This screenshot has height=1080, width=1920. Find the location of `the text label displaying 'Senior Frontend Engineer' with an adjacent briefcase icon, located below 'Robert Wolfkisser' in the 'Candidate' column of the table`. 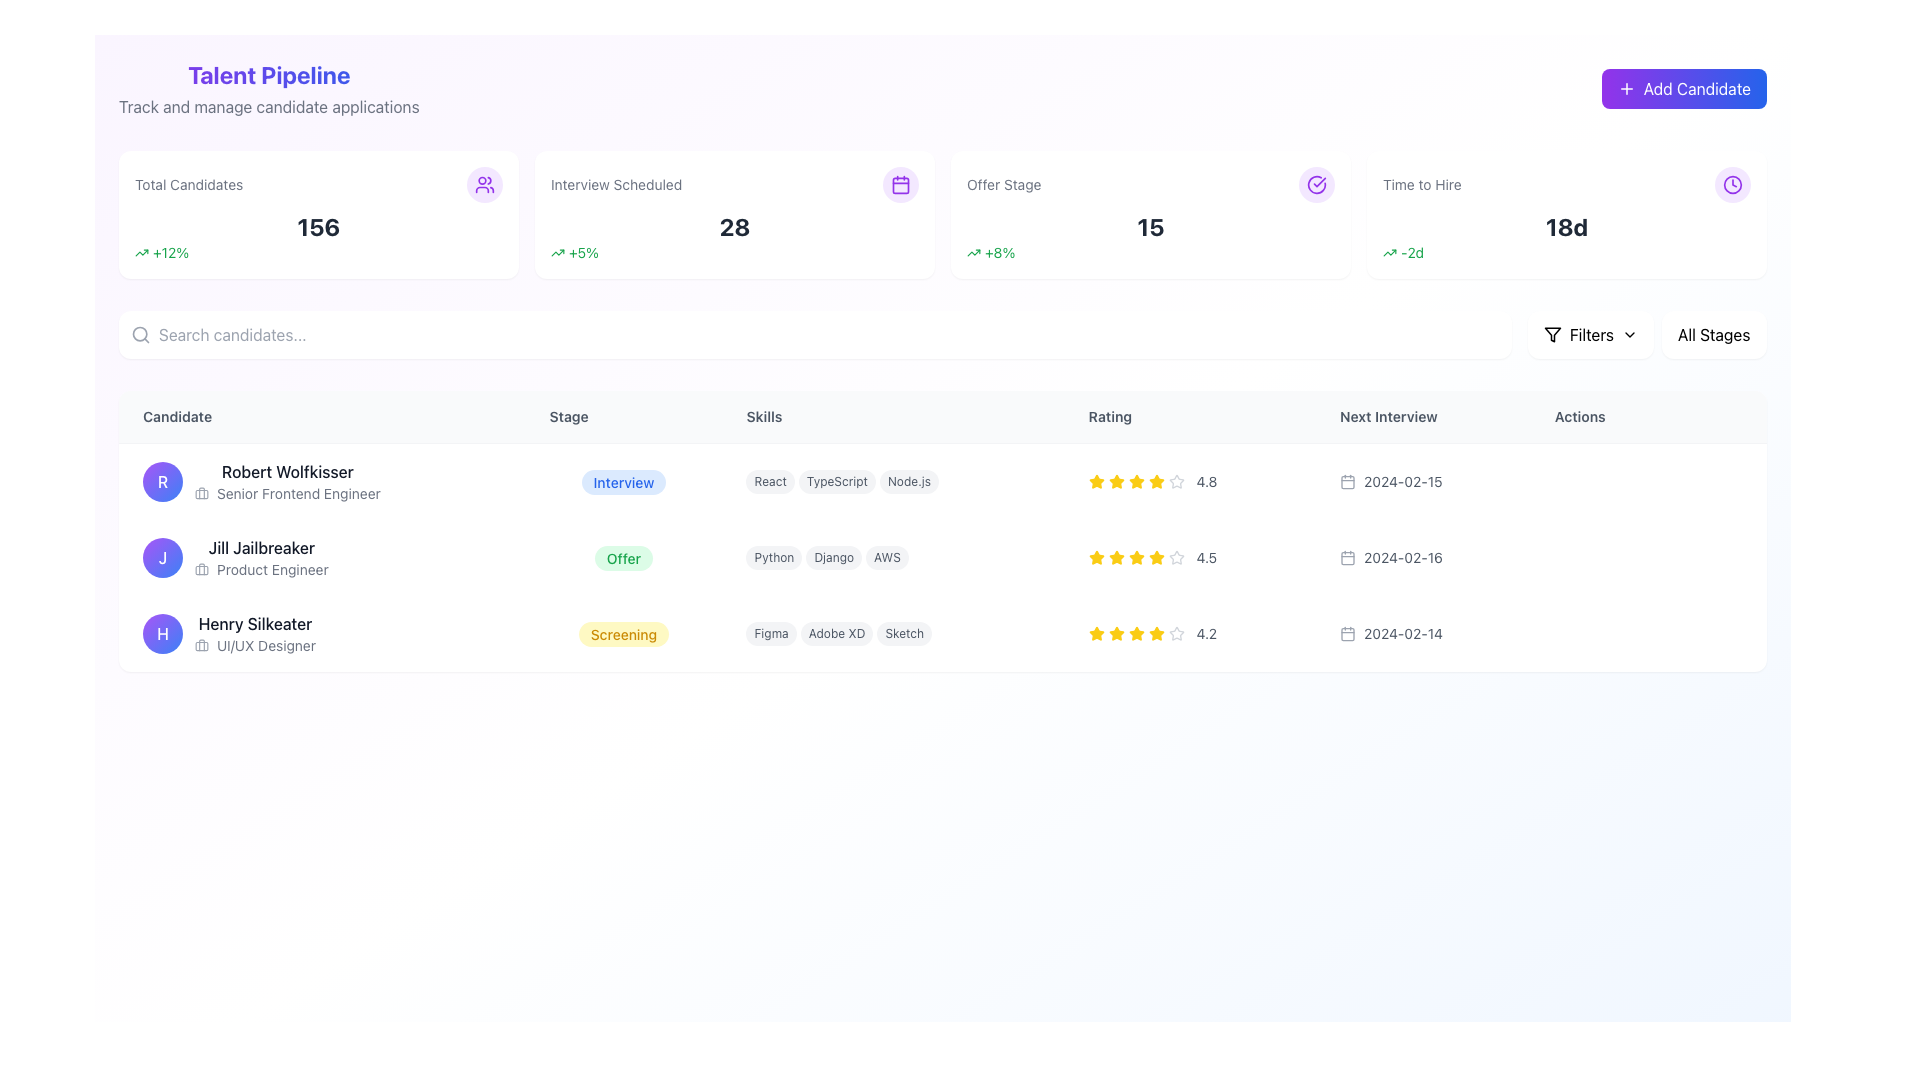

the text label displaying 'Senior Frontend Engineer' with an adjacent briefcase icon, located below 'Robert Wolfkisser' in the 'Candidate' column of the table is located at coordinates (286, 493).